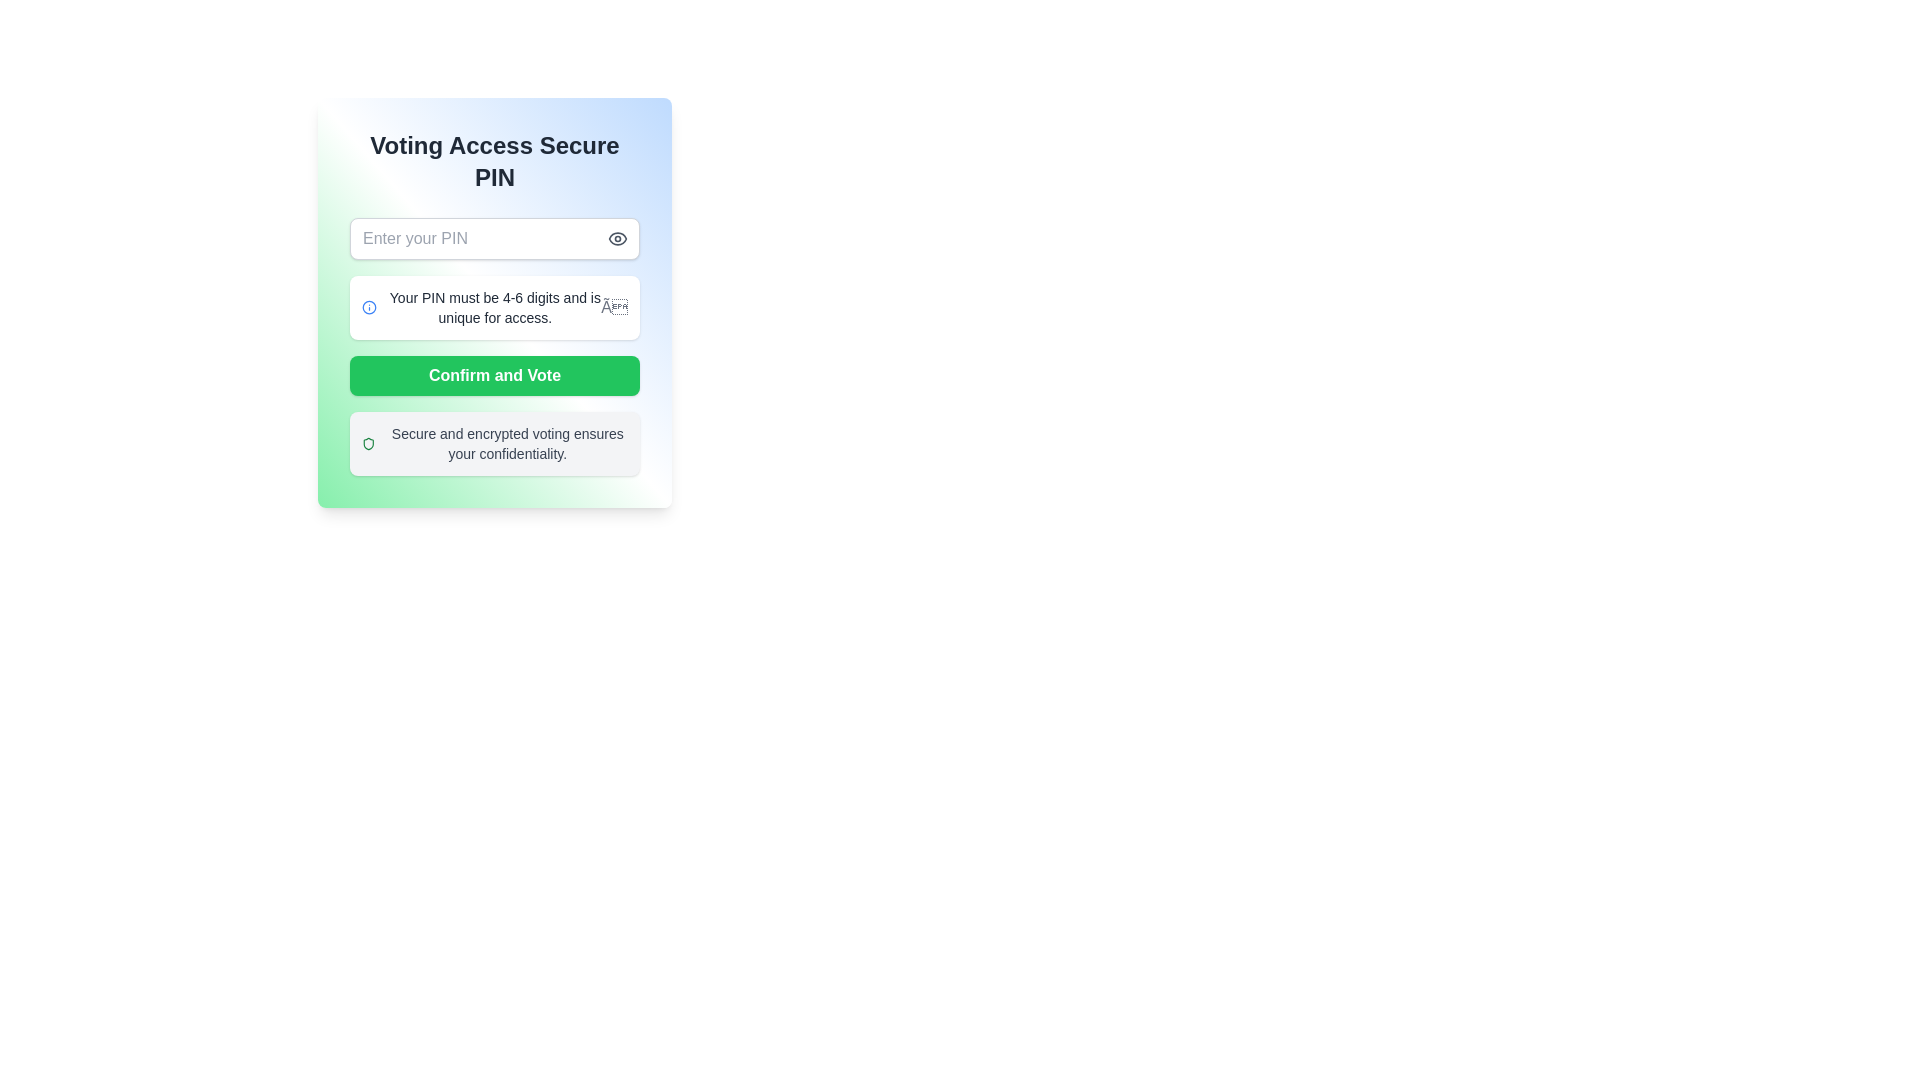 This screenshot has width=1920, height=1080. Describe the element at coordinates (494, 442) in the screenshot. I see `the informational text element that contains a green shield icon and the message 'Secure and encrypted voting ensures your confidentiality.'` at that location.